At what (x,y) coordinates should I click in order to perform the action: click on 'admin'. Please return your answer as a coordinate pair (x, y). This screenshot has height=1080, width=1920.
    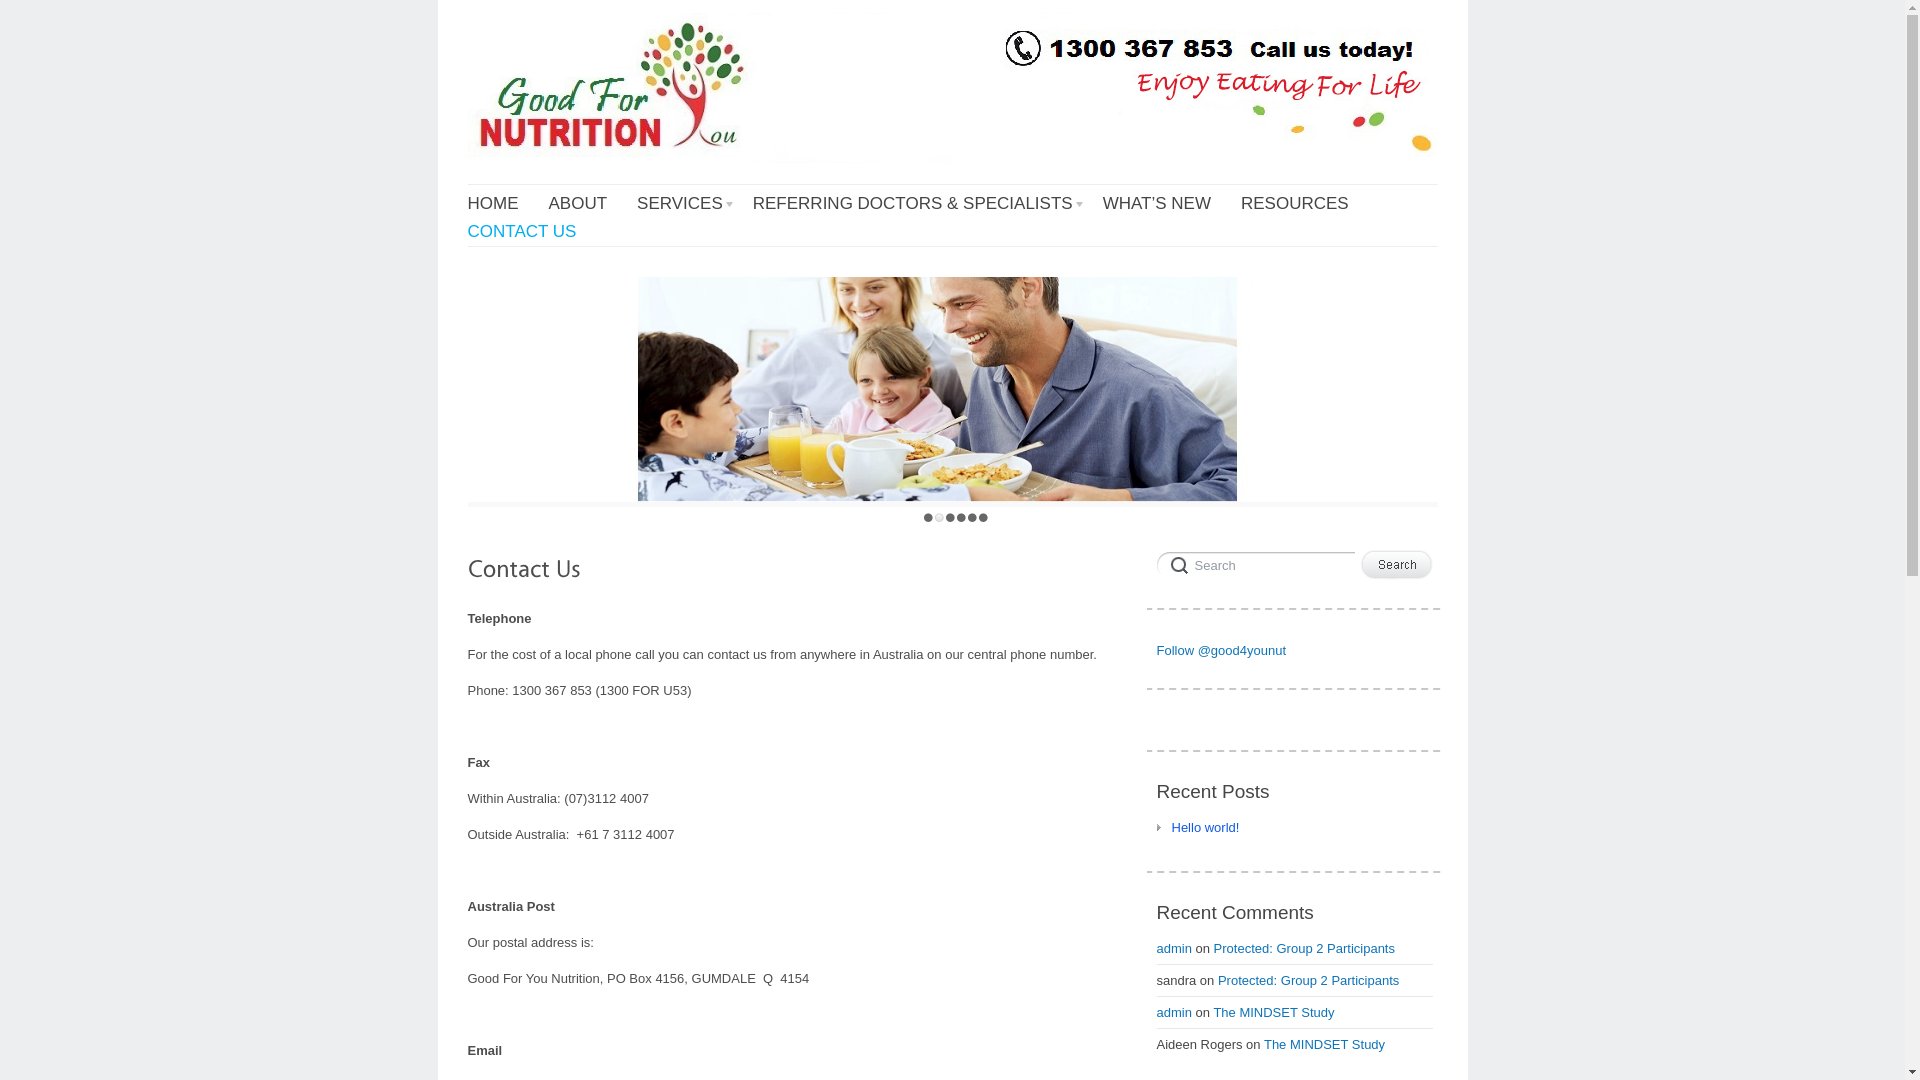
    Looking at the image, I should click on (1173, 1012).